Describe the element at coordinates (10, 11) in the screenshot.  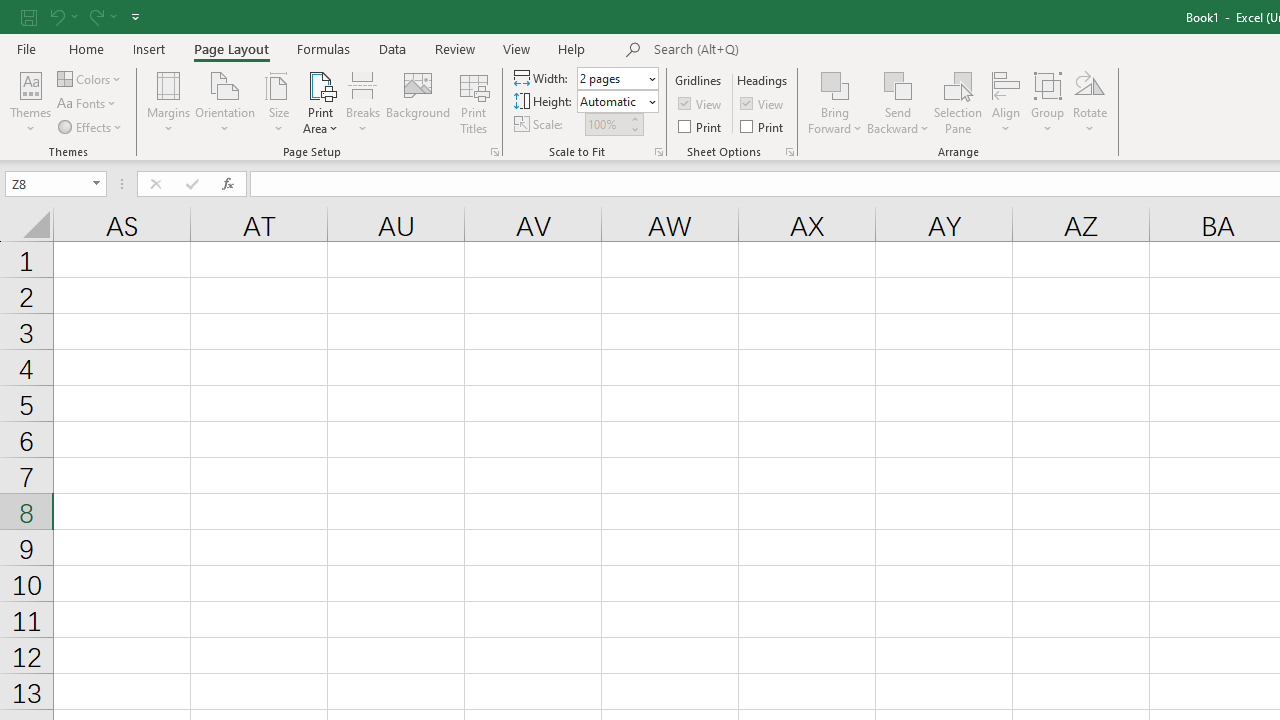
I see `'System'` at that location.